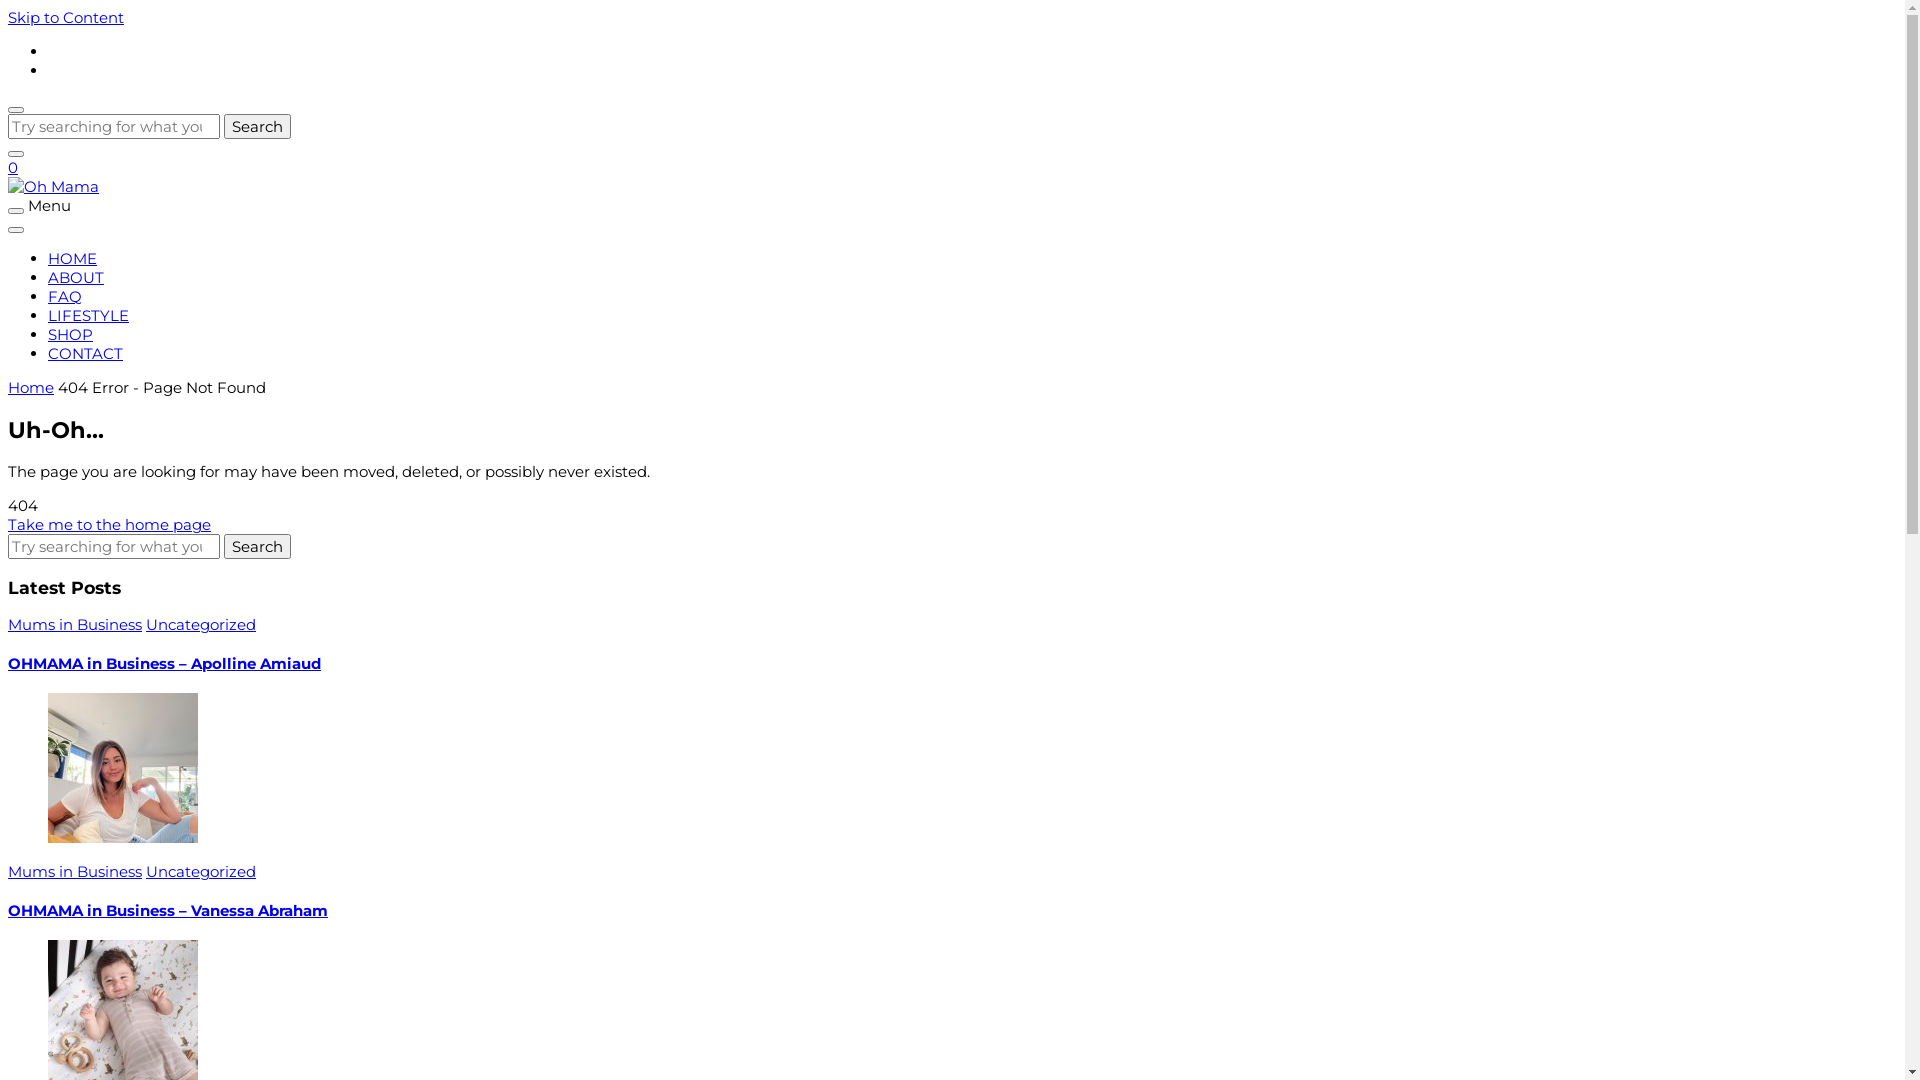 Image resolution: width=1920 pixels, height=1080 pixels. Describe the element at coordinates (87, 315) in the screenshot. I see `'LIFESTYLE'` at that location.